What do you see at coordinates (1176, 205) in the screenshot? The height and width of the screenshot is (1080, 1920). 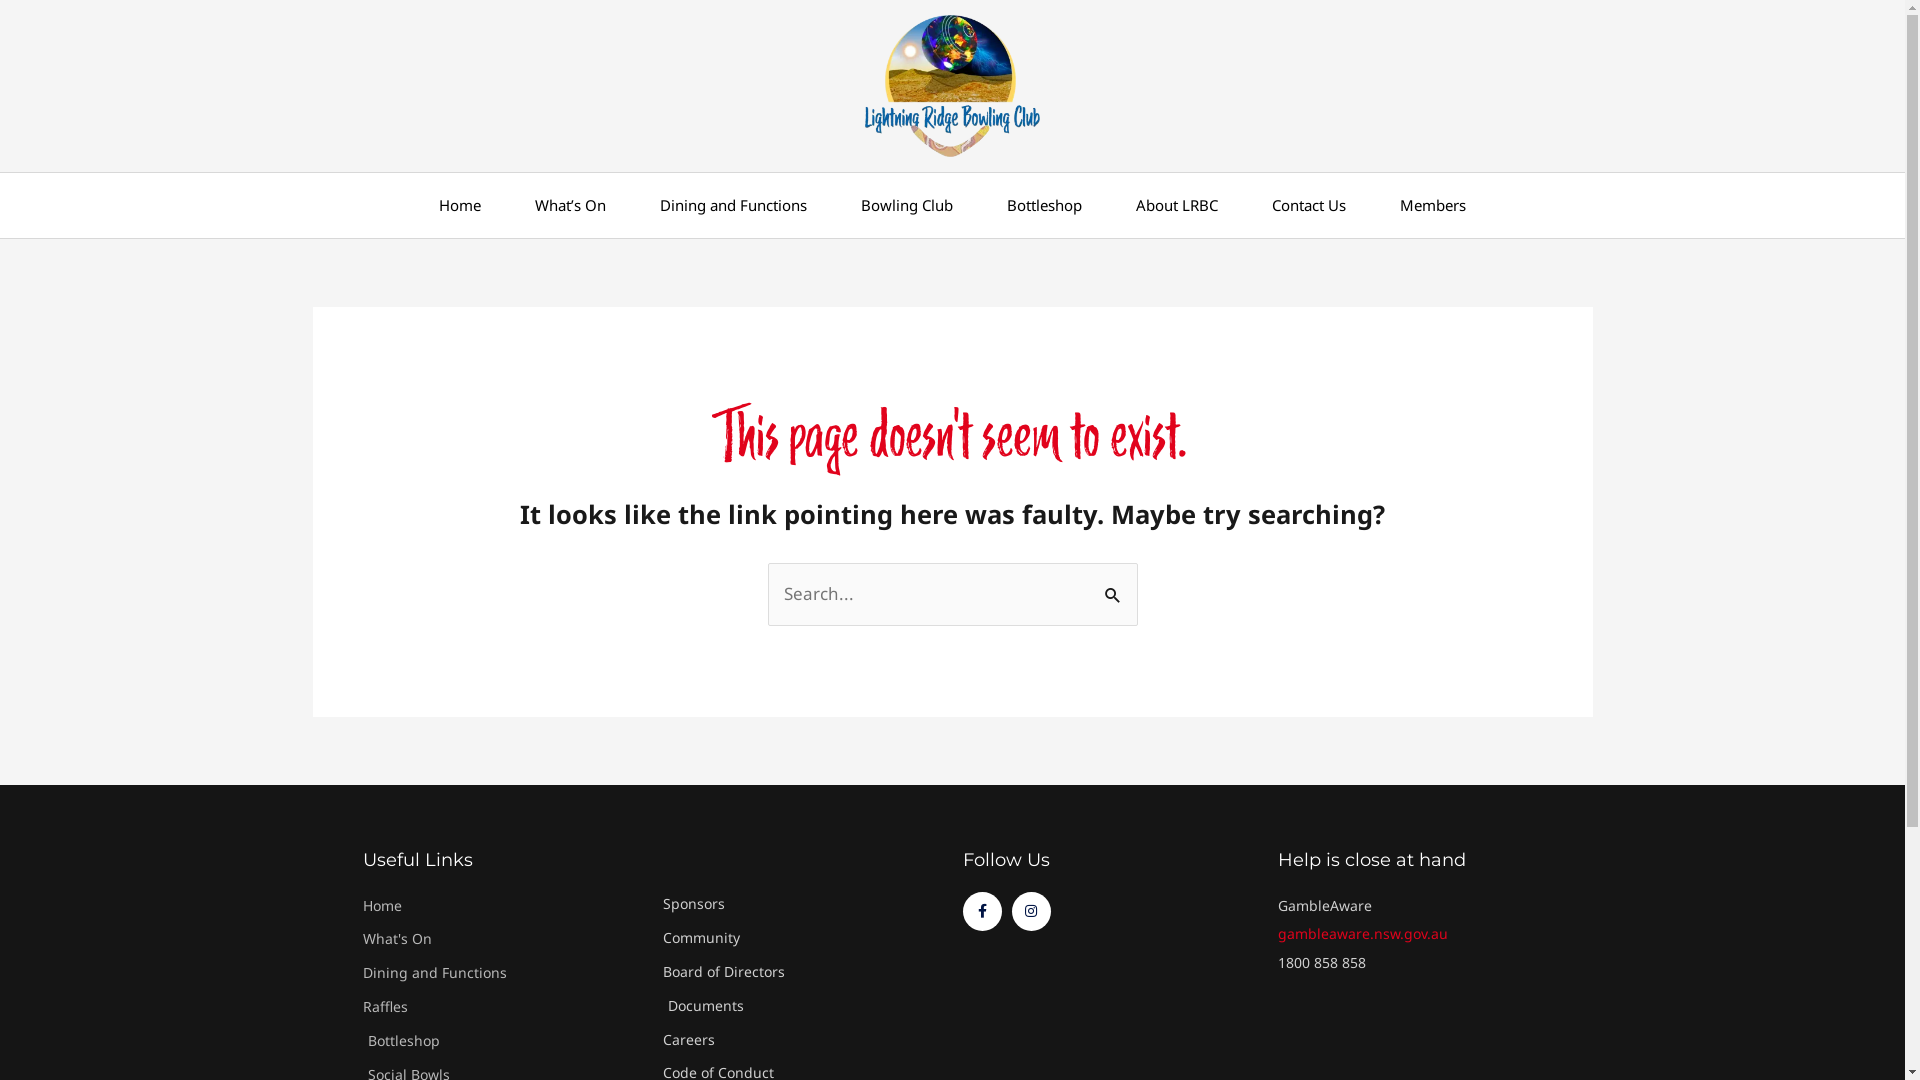 I see `'About LRBC'` at bounding box center [1176, 205].